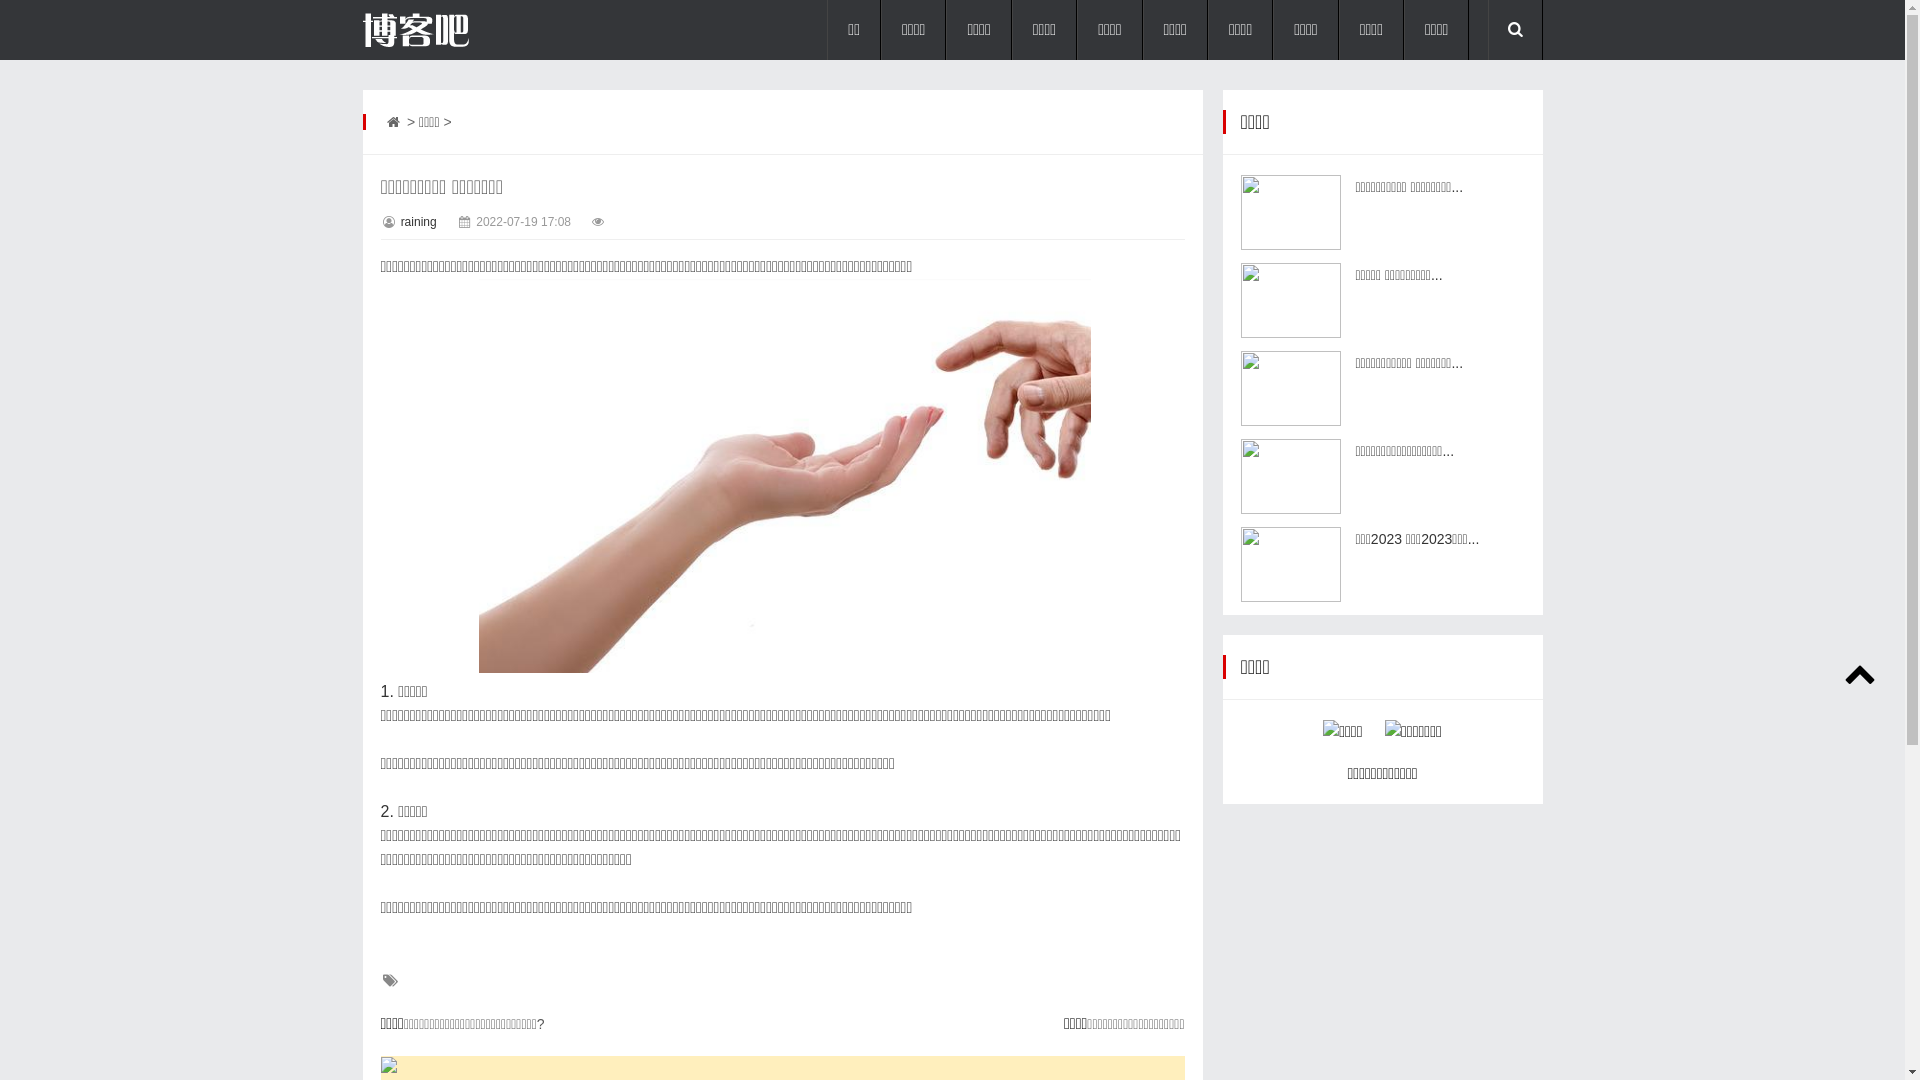  I want to click on 'raining', so click(417, 222).